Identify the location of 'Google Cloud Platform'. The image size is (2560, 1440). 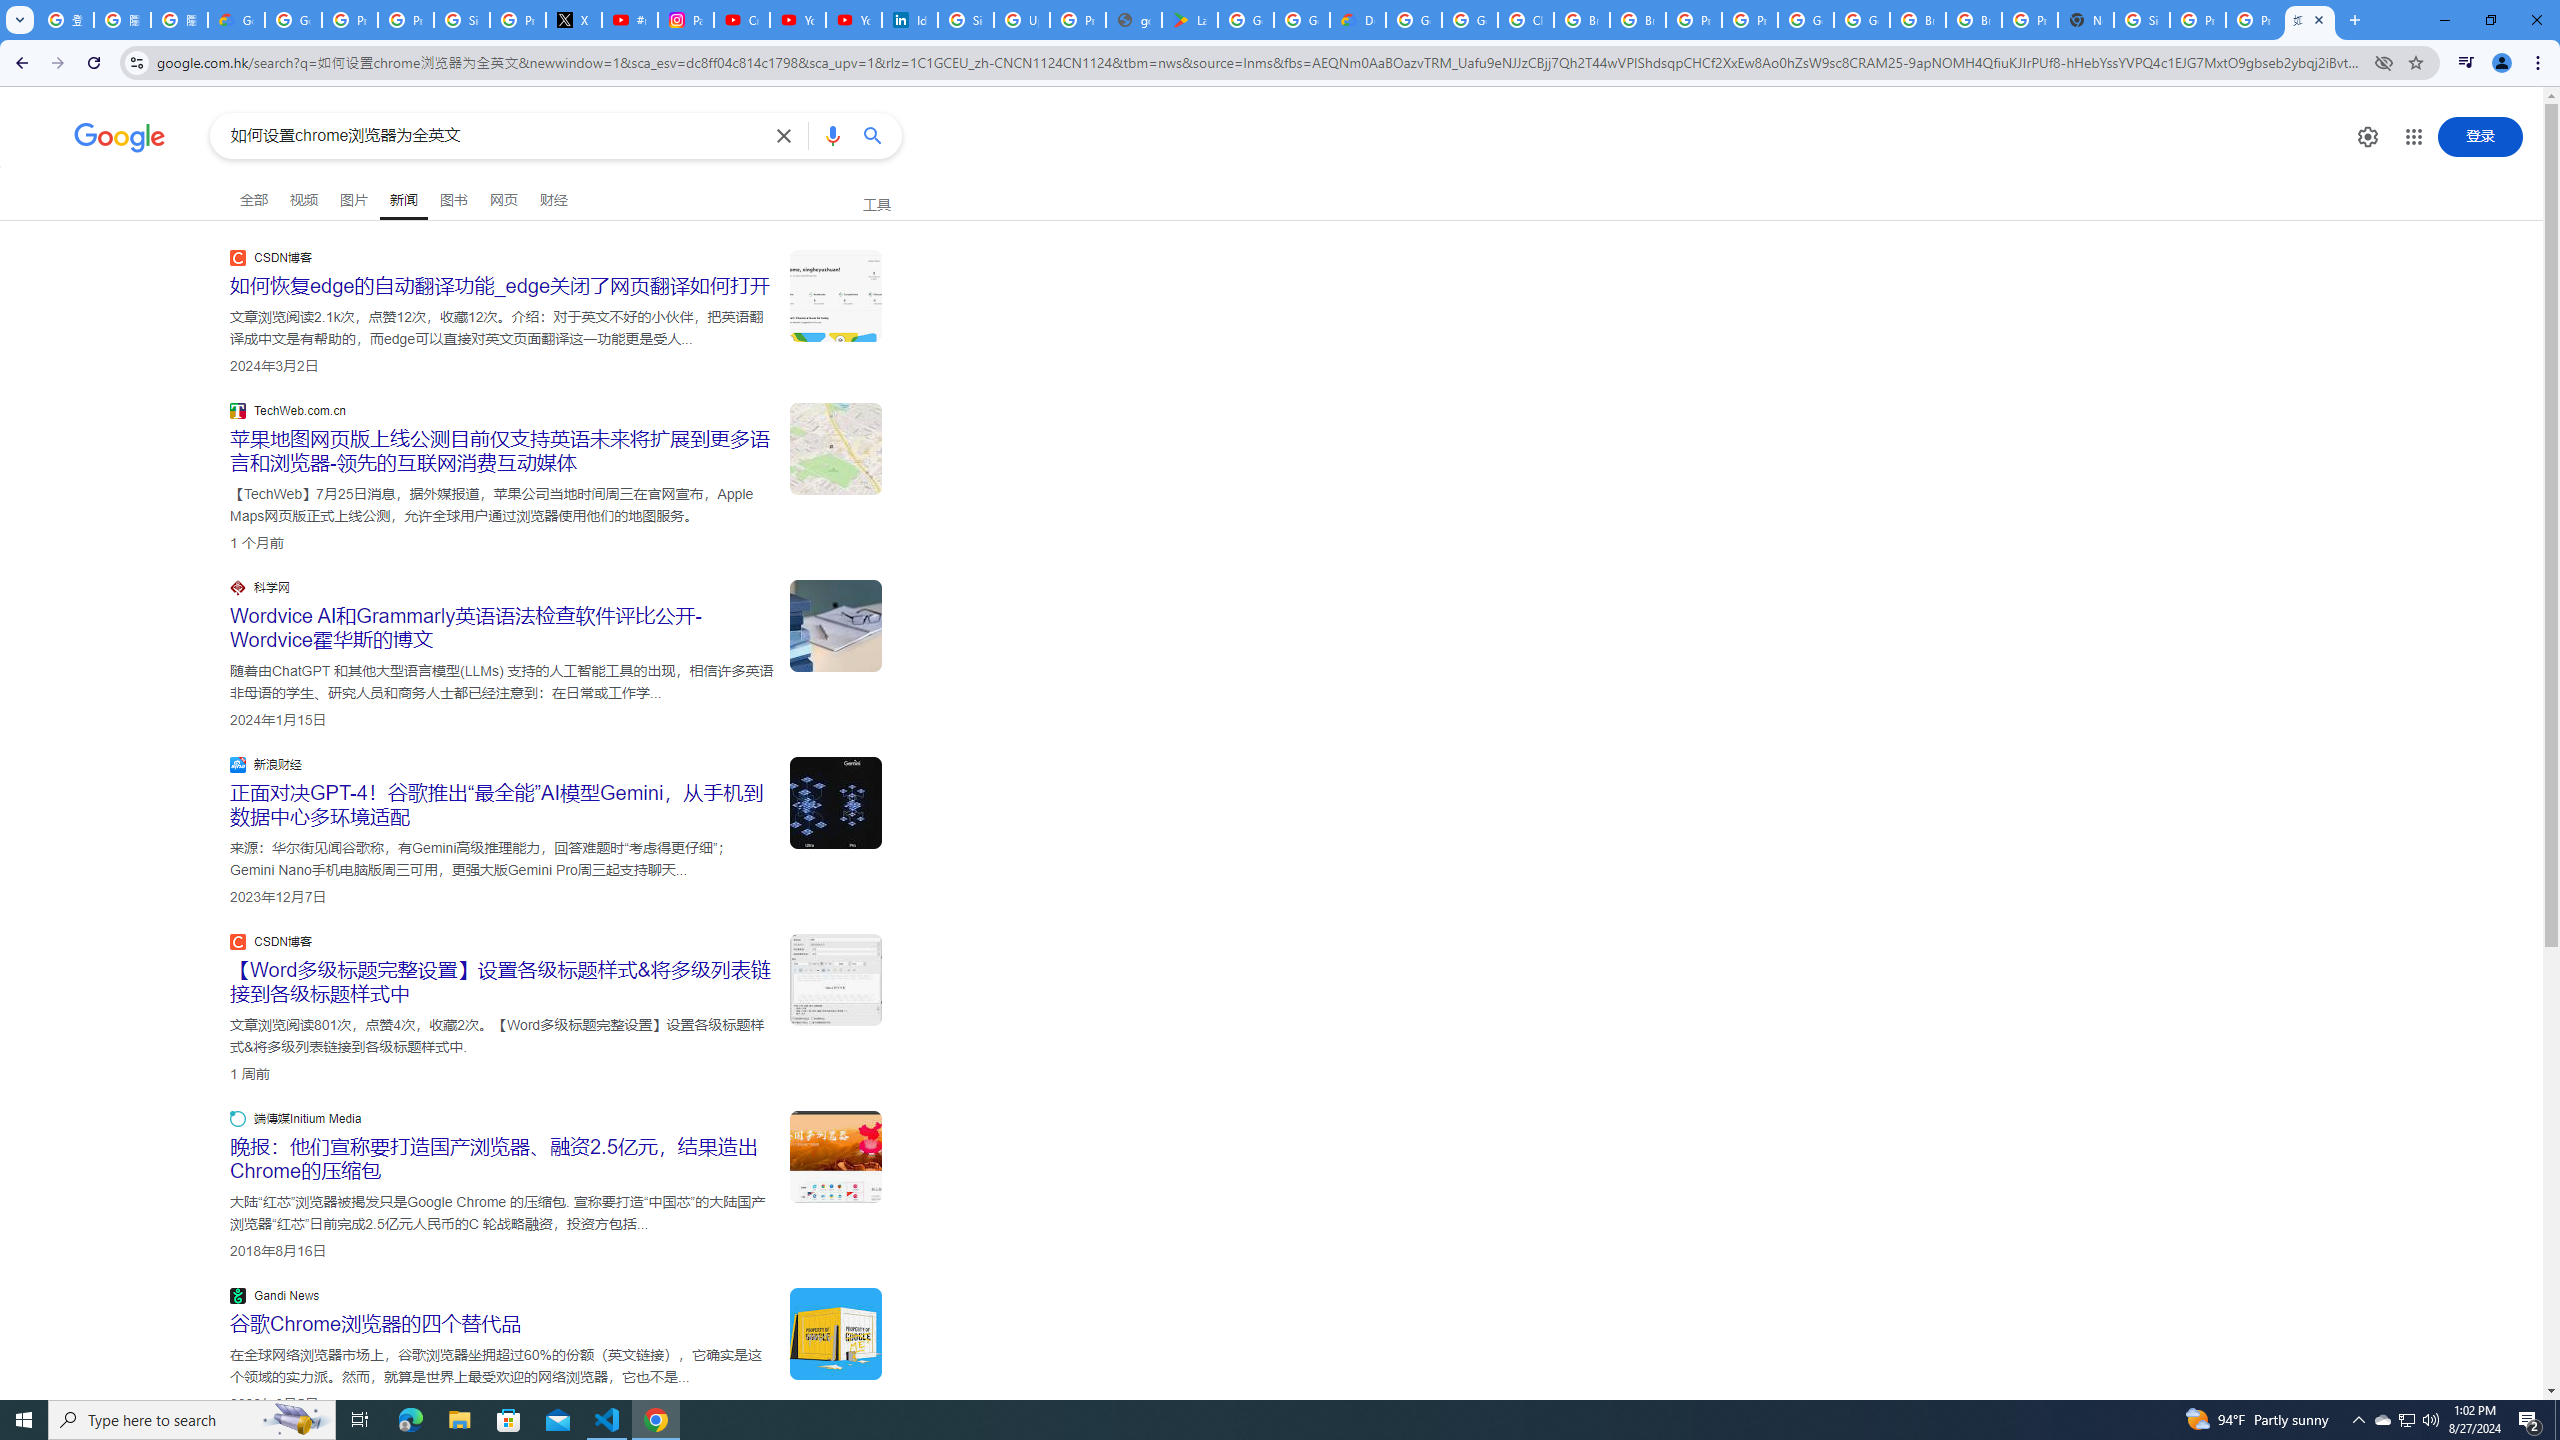
(1862, 19).